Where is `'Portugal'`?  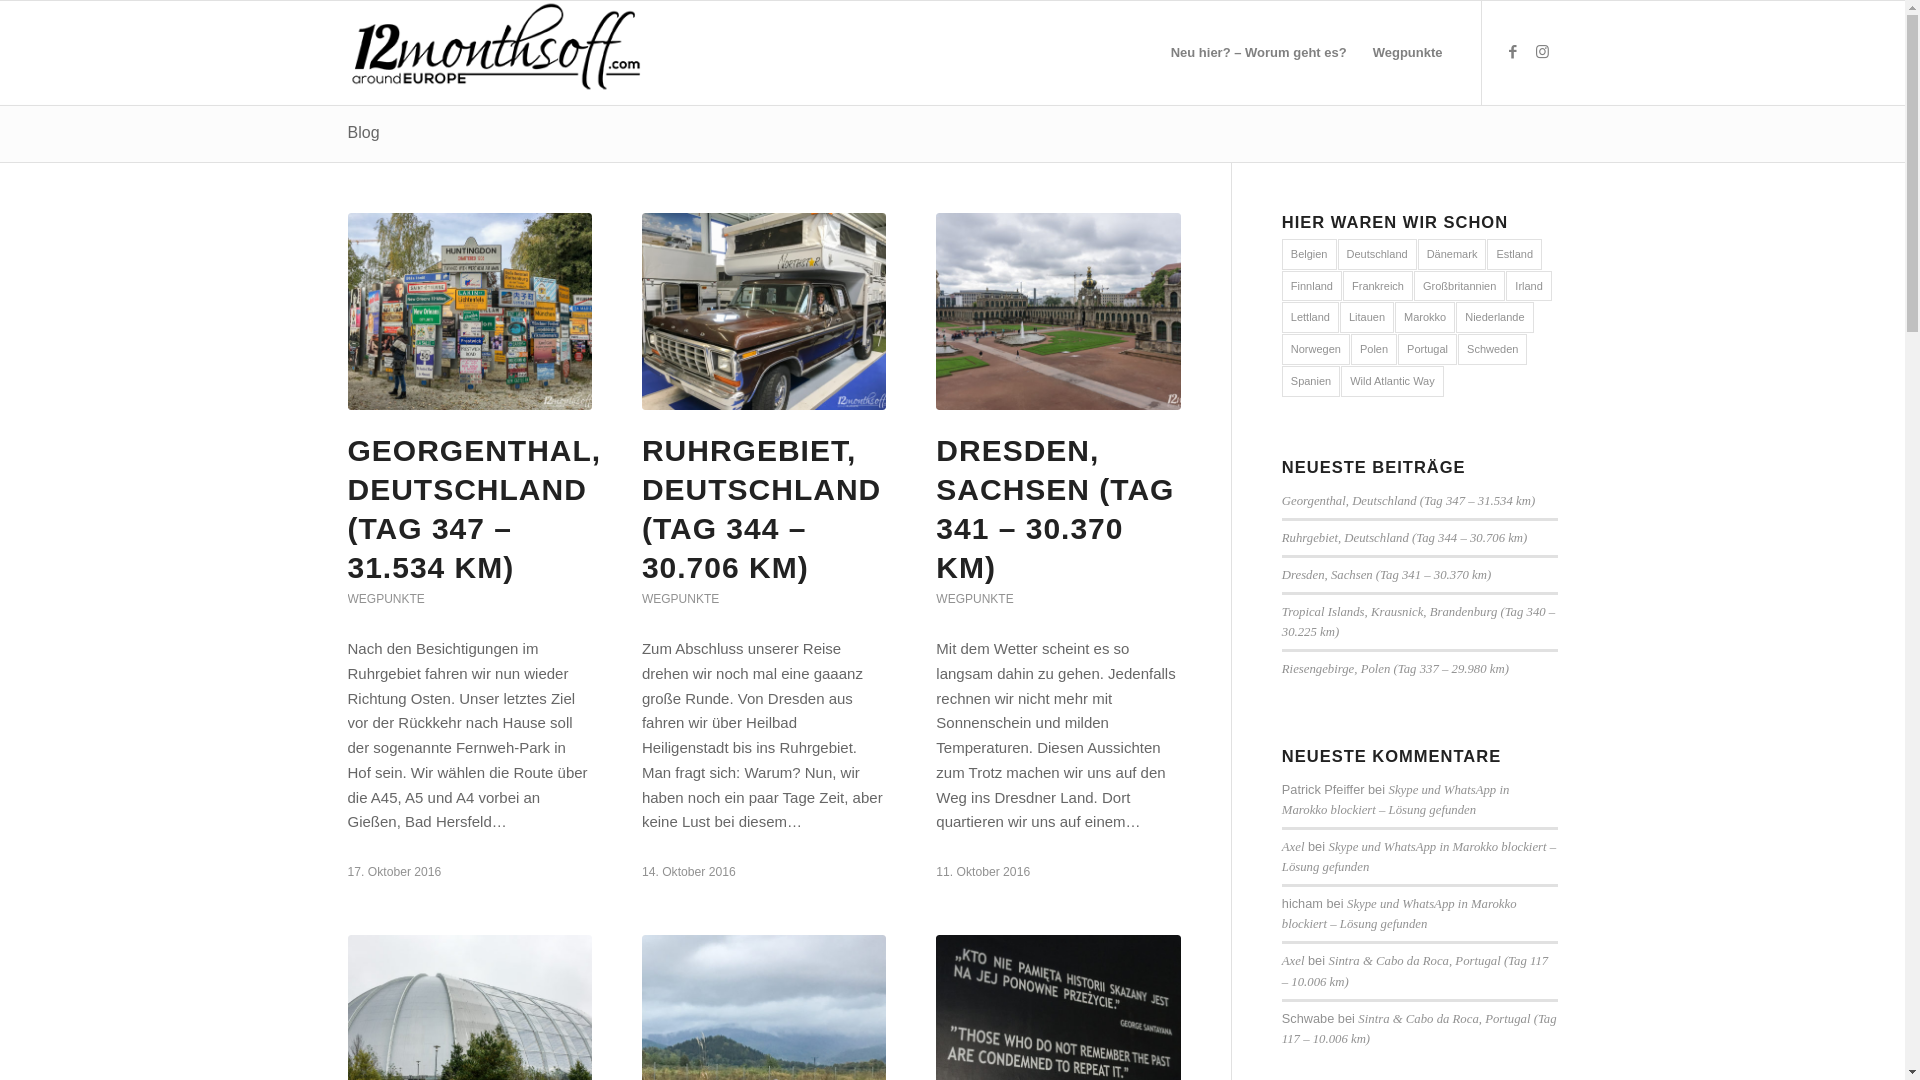 'Portugal' is located at coordinates (1396, 348).